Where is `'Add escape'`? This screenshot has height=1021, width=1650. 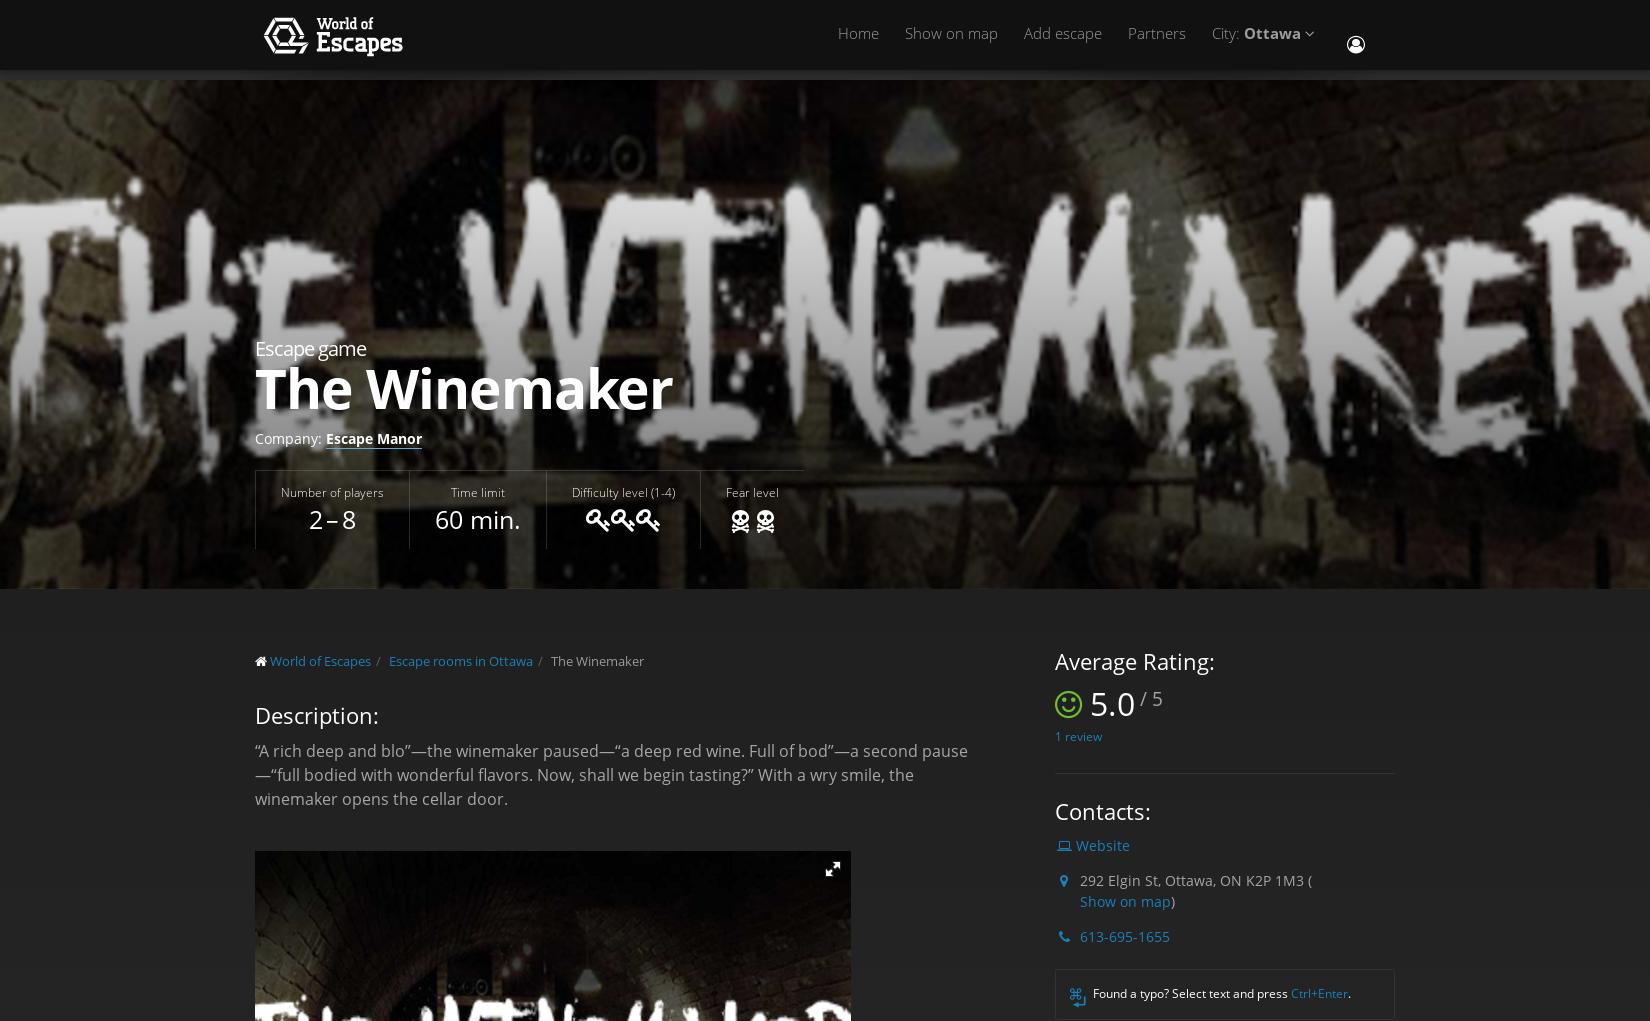
'Add escape' is located at coordinates (1023, 37).